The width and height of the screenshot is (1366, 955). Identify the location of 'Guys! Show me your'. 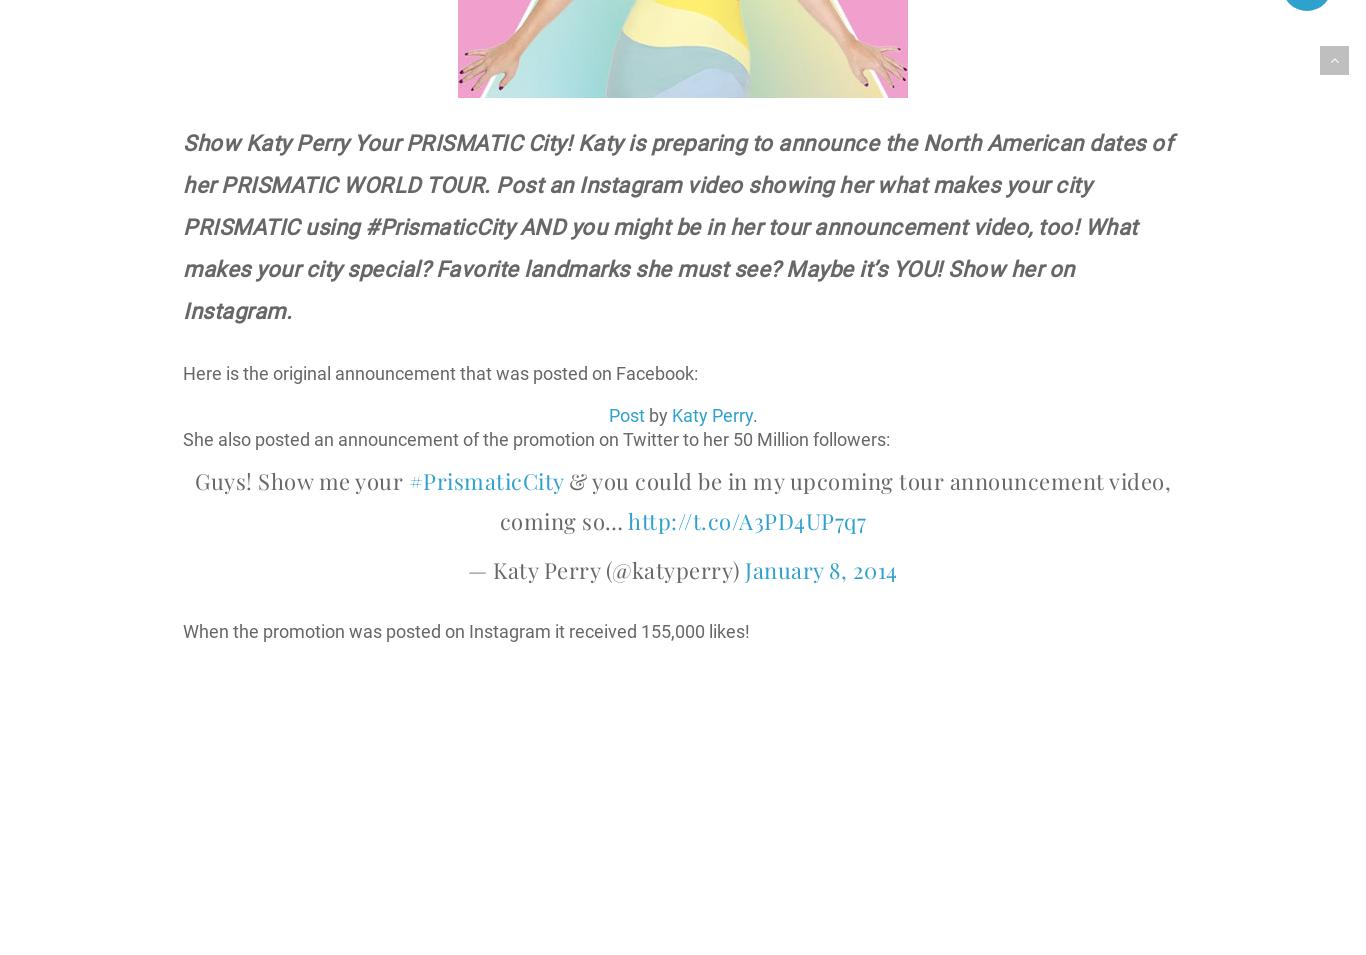
(301, 481).